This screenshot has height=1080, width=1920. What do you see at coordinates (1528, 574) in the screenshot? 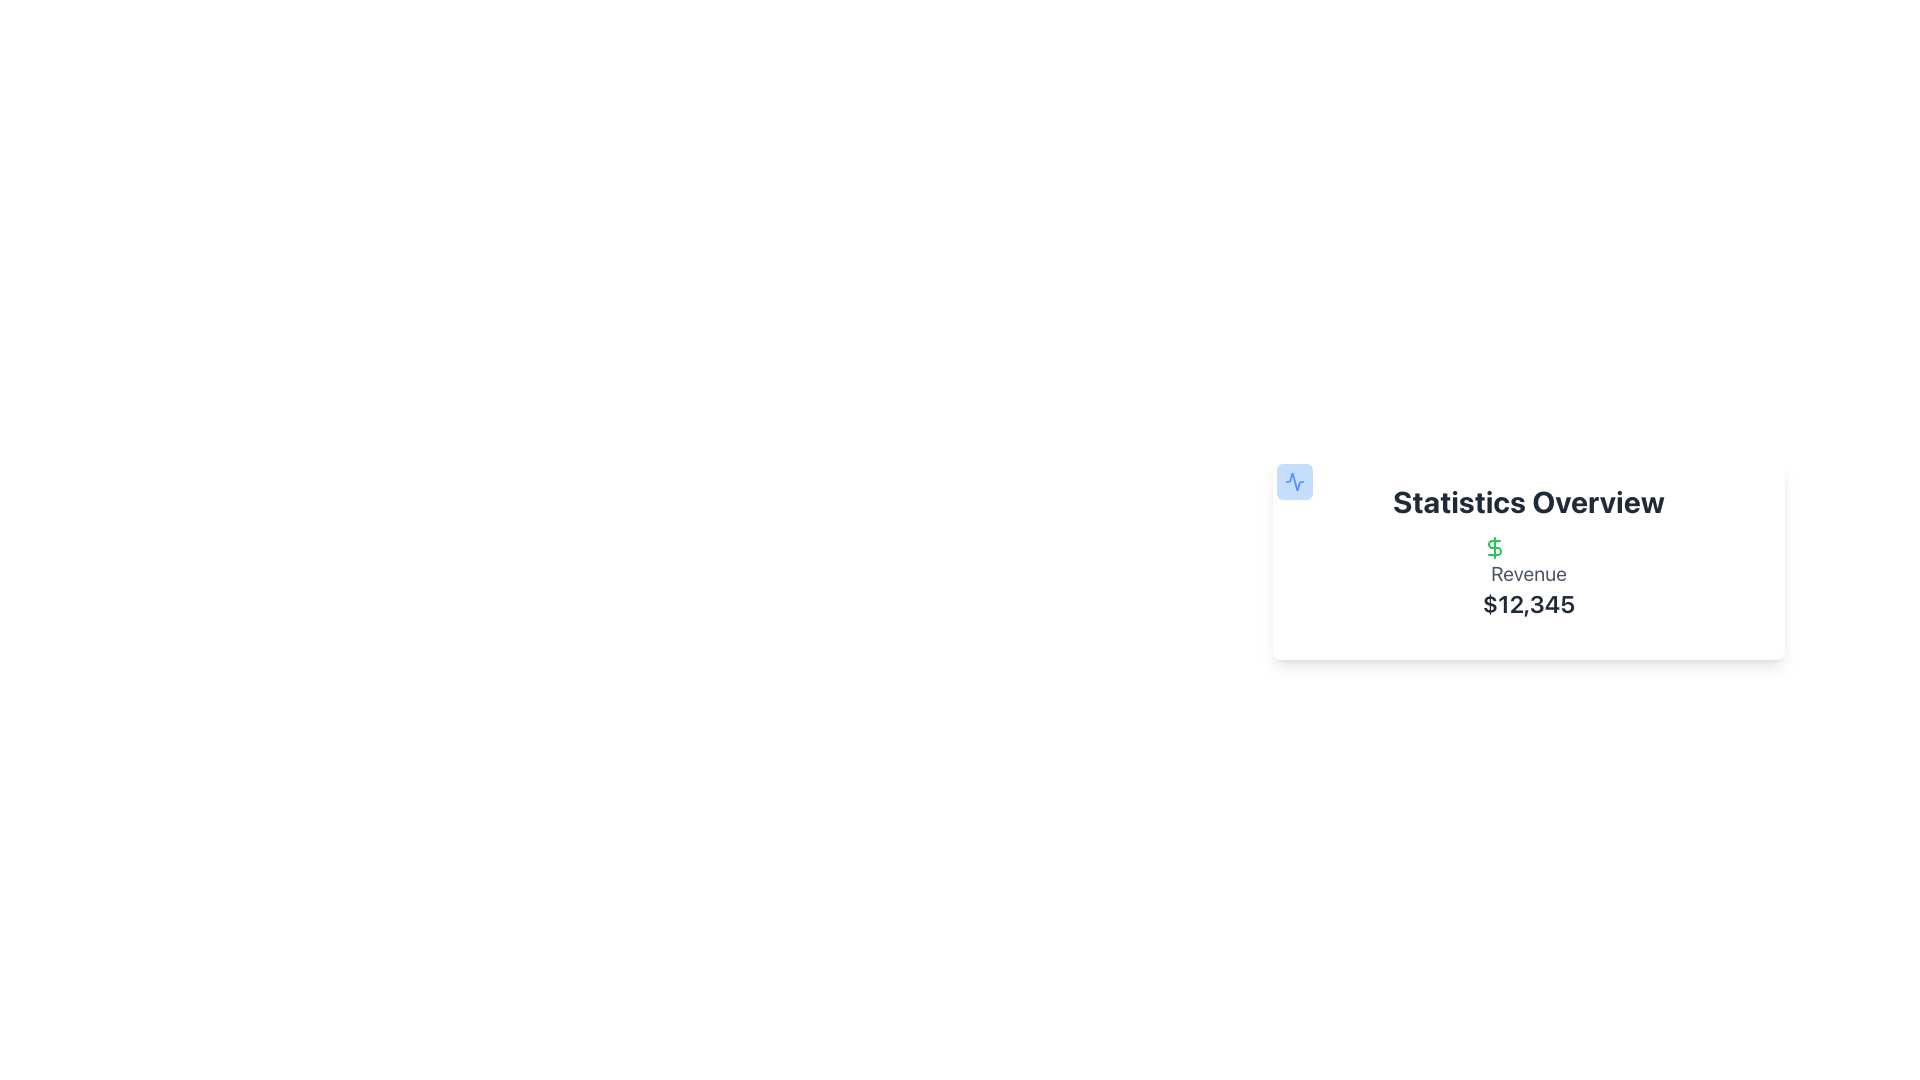
I see `the Text Label that provides context for the numeric revenue value displayed beneath it, positioned below a green dollar sign icon and above the numeric text "$12,345"` at bounding box center [1528, 574].